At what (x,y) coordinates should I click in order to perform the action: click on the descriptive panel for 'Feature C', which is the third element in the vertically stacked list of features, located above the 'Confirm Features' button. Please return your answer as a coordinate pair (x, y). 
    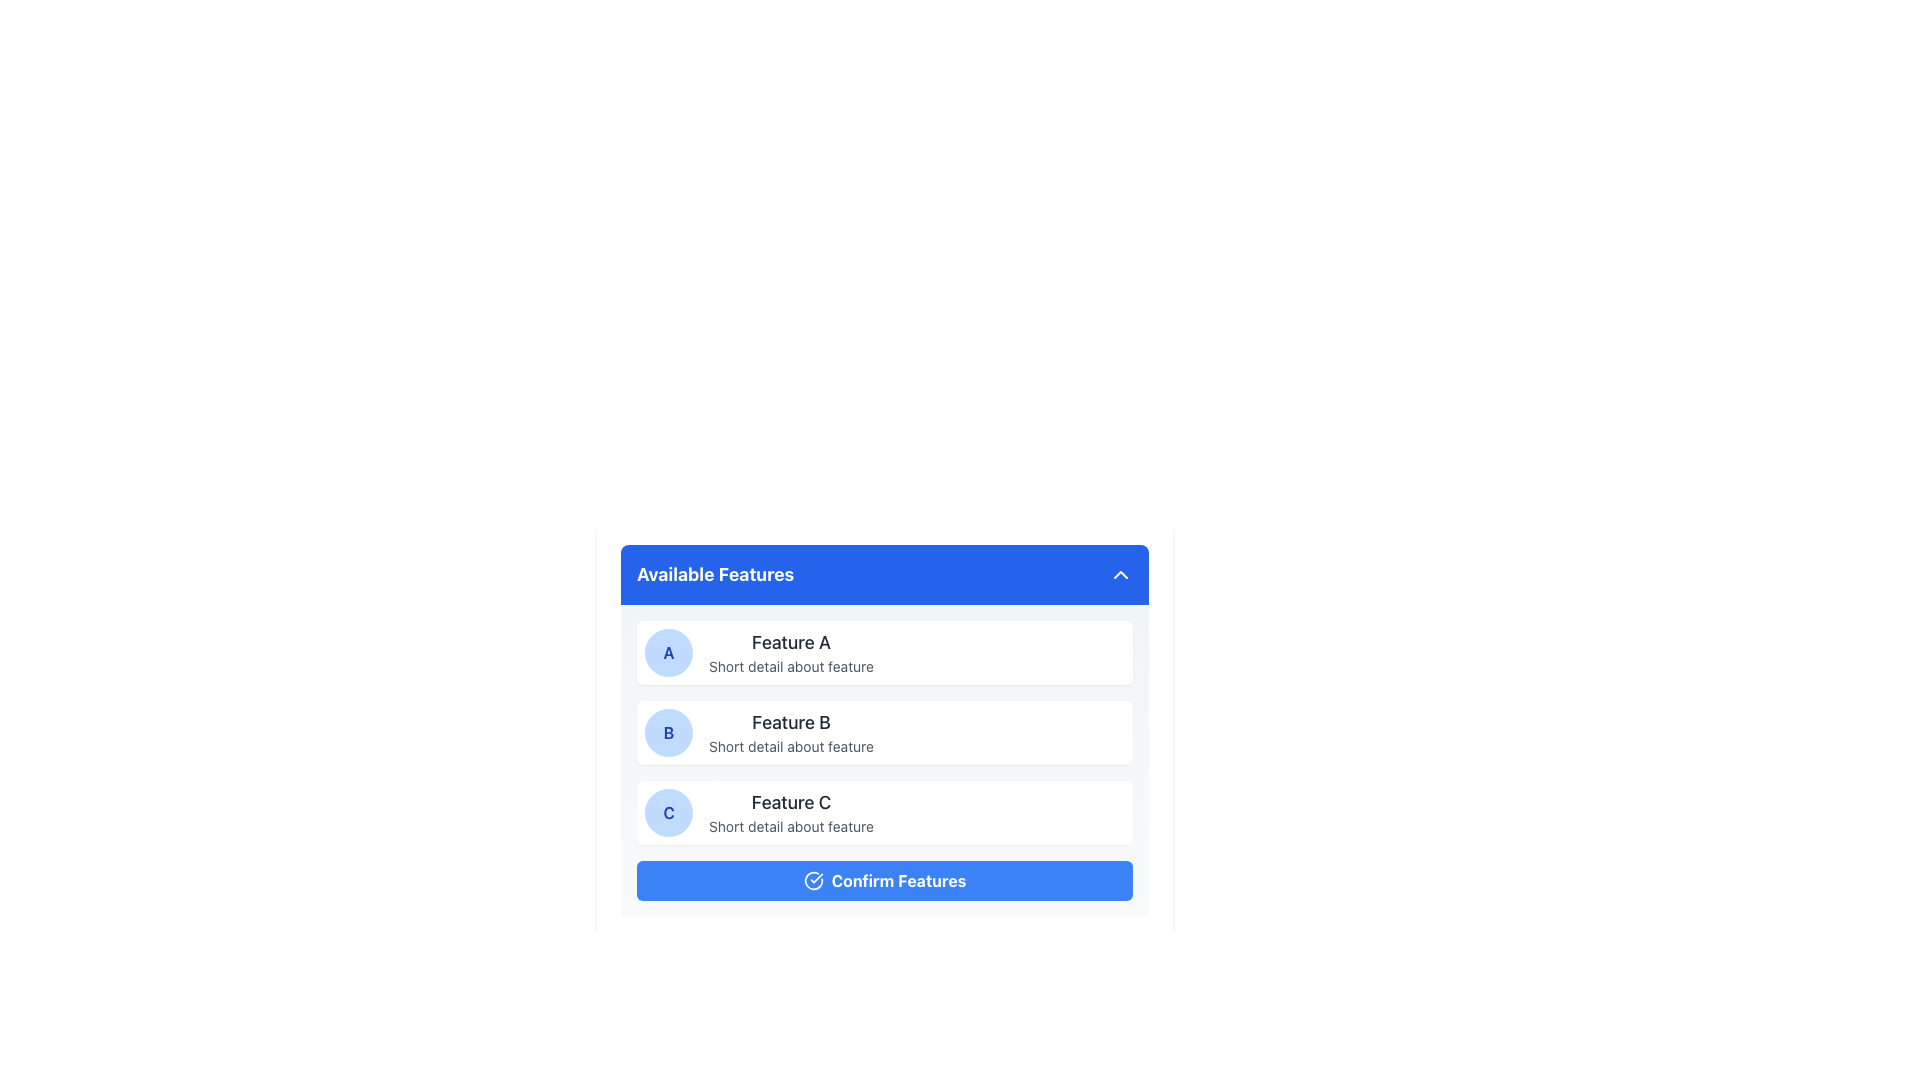
    Looking at the image, I should click on (883, 813).